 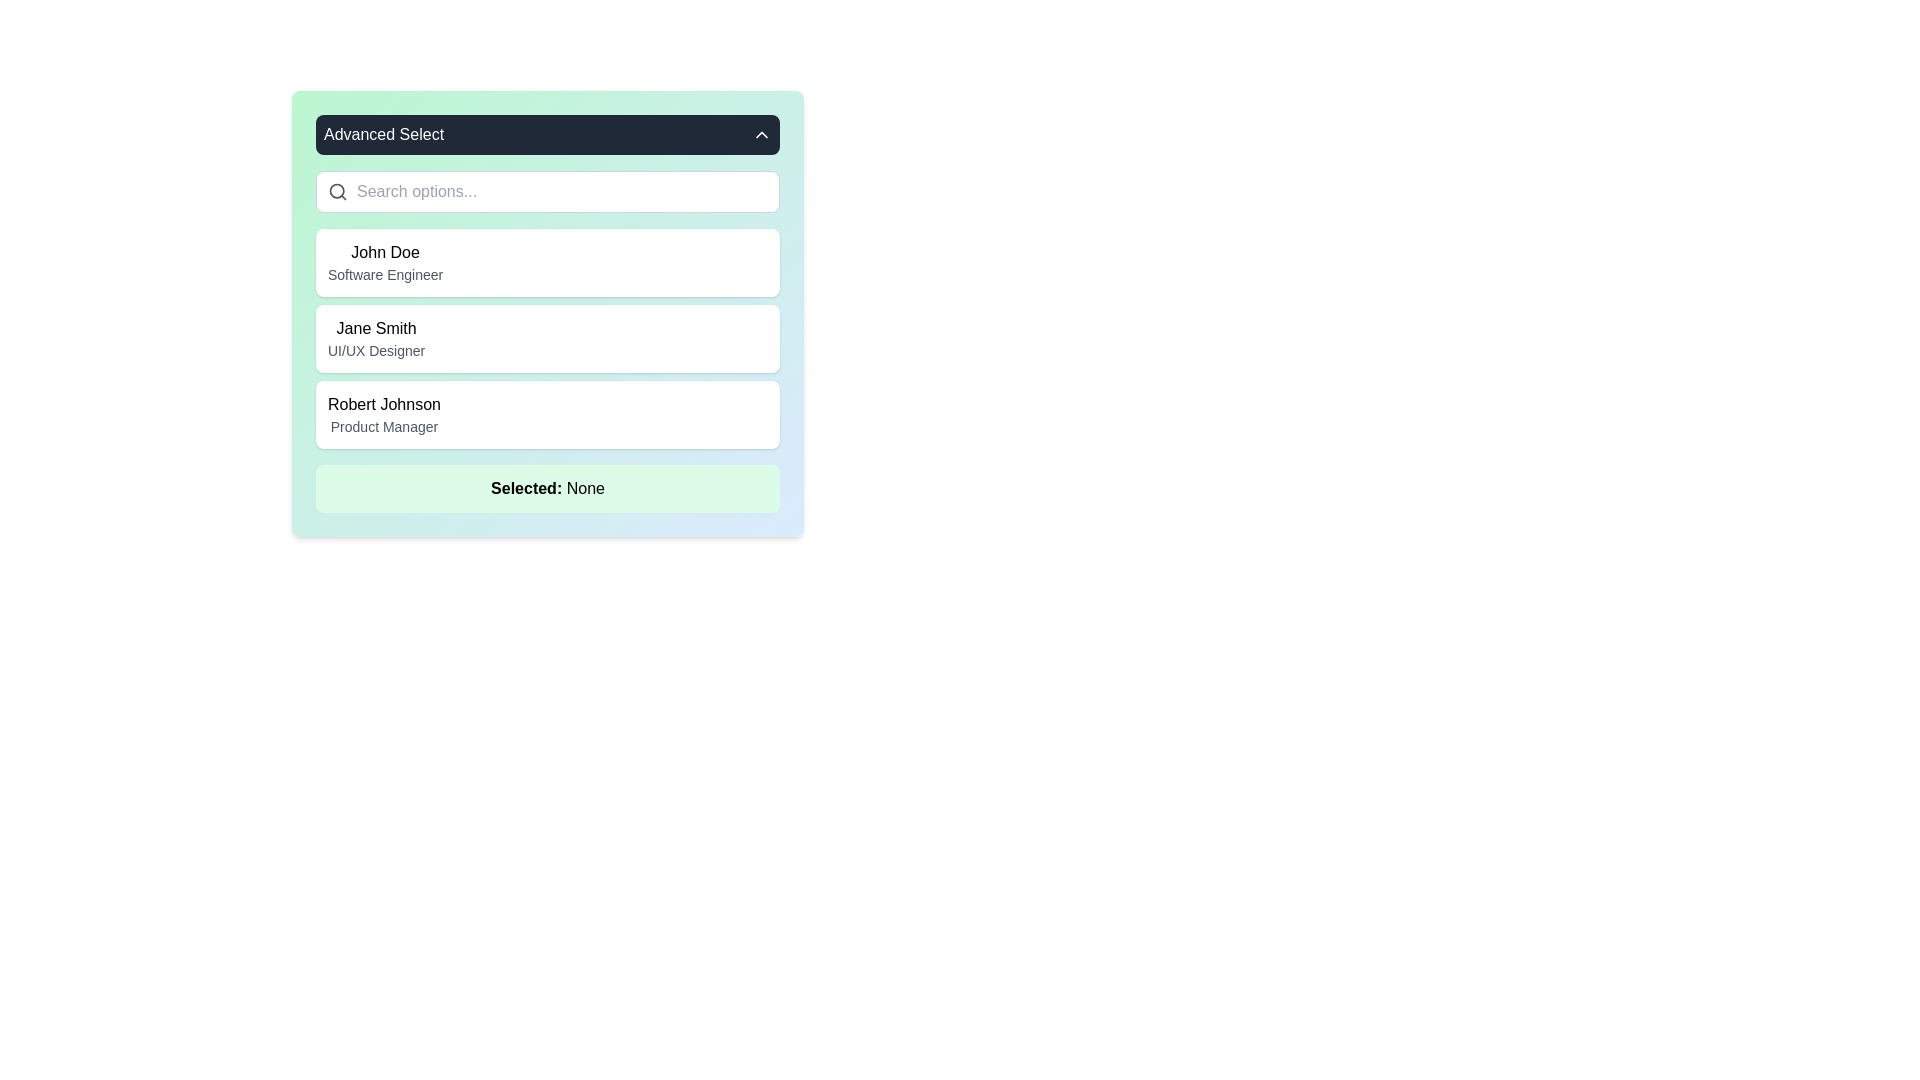 I want to click on to select the first list item displaying 'John Doe' and 'Software Engineer' within the selection menu, so click(x=385, y=261).